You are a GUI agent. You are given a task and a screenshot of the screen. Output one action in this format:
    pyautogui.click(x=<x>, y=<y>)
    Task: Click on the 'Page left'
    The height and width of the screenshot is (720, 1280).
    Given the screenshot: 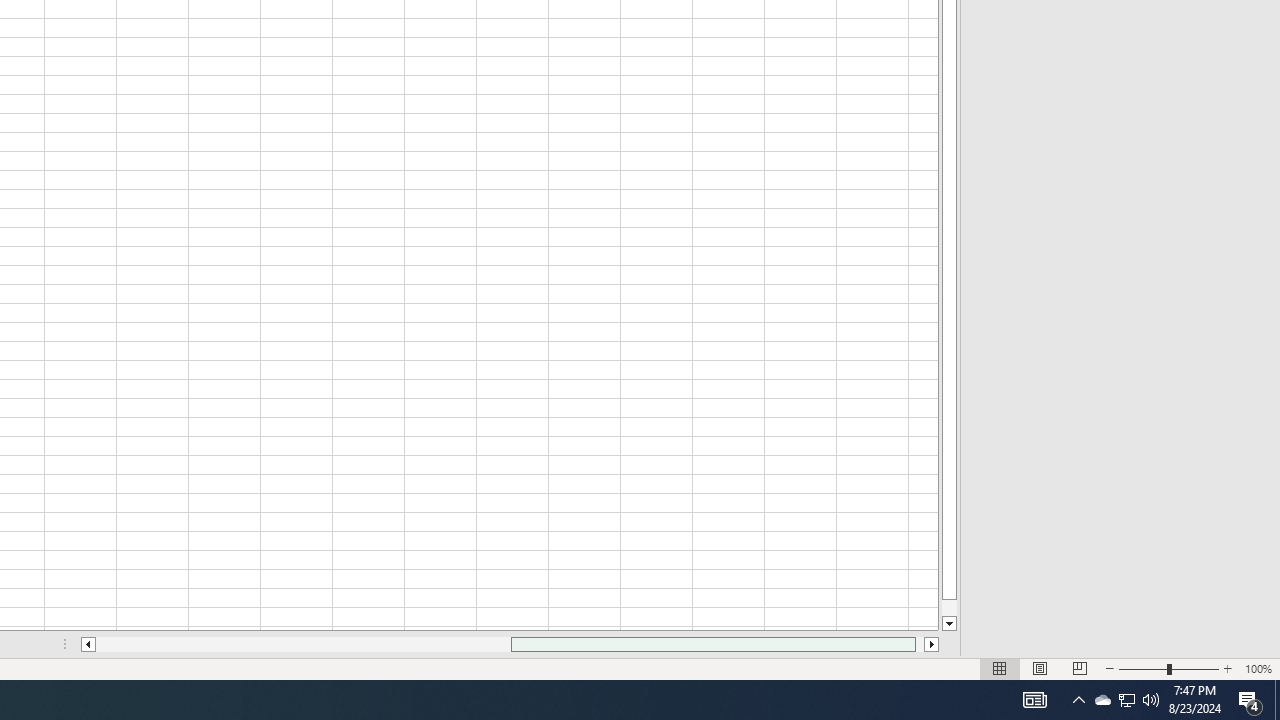 What is the action you would take?
    pyautogui.click(x=302, y=644)
    